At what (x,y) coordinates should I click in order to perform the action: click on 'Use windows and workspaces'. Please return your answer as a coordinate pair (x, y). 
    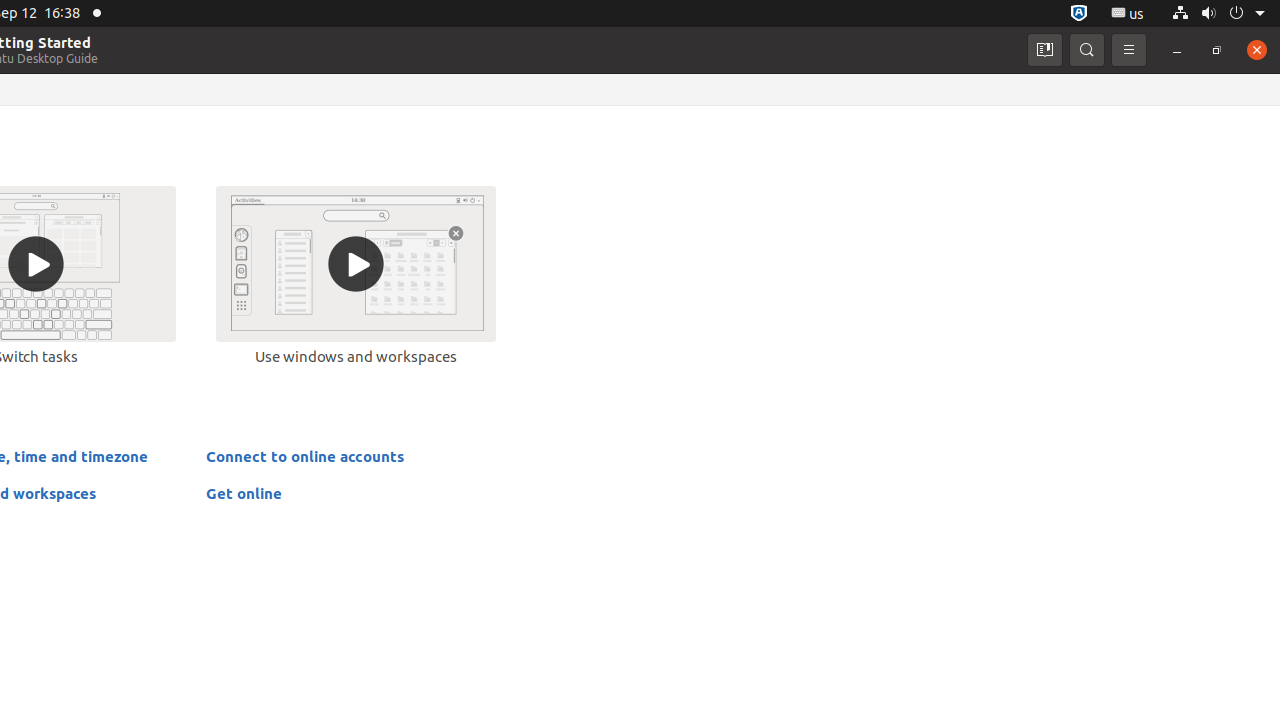
    Looking at the image, I should click on (355, 274).